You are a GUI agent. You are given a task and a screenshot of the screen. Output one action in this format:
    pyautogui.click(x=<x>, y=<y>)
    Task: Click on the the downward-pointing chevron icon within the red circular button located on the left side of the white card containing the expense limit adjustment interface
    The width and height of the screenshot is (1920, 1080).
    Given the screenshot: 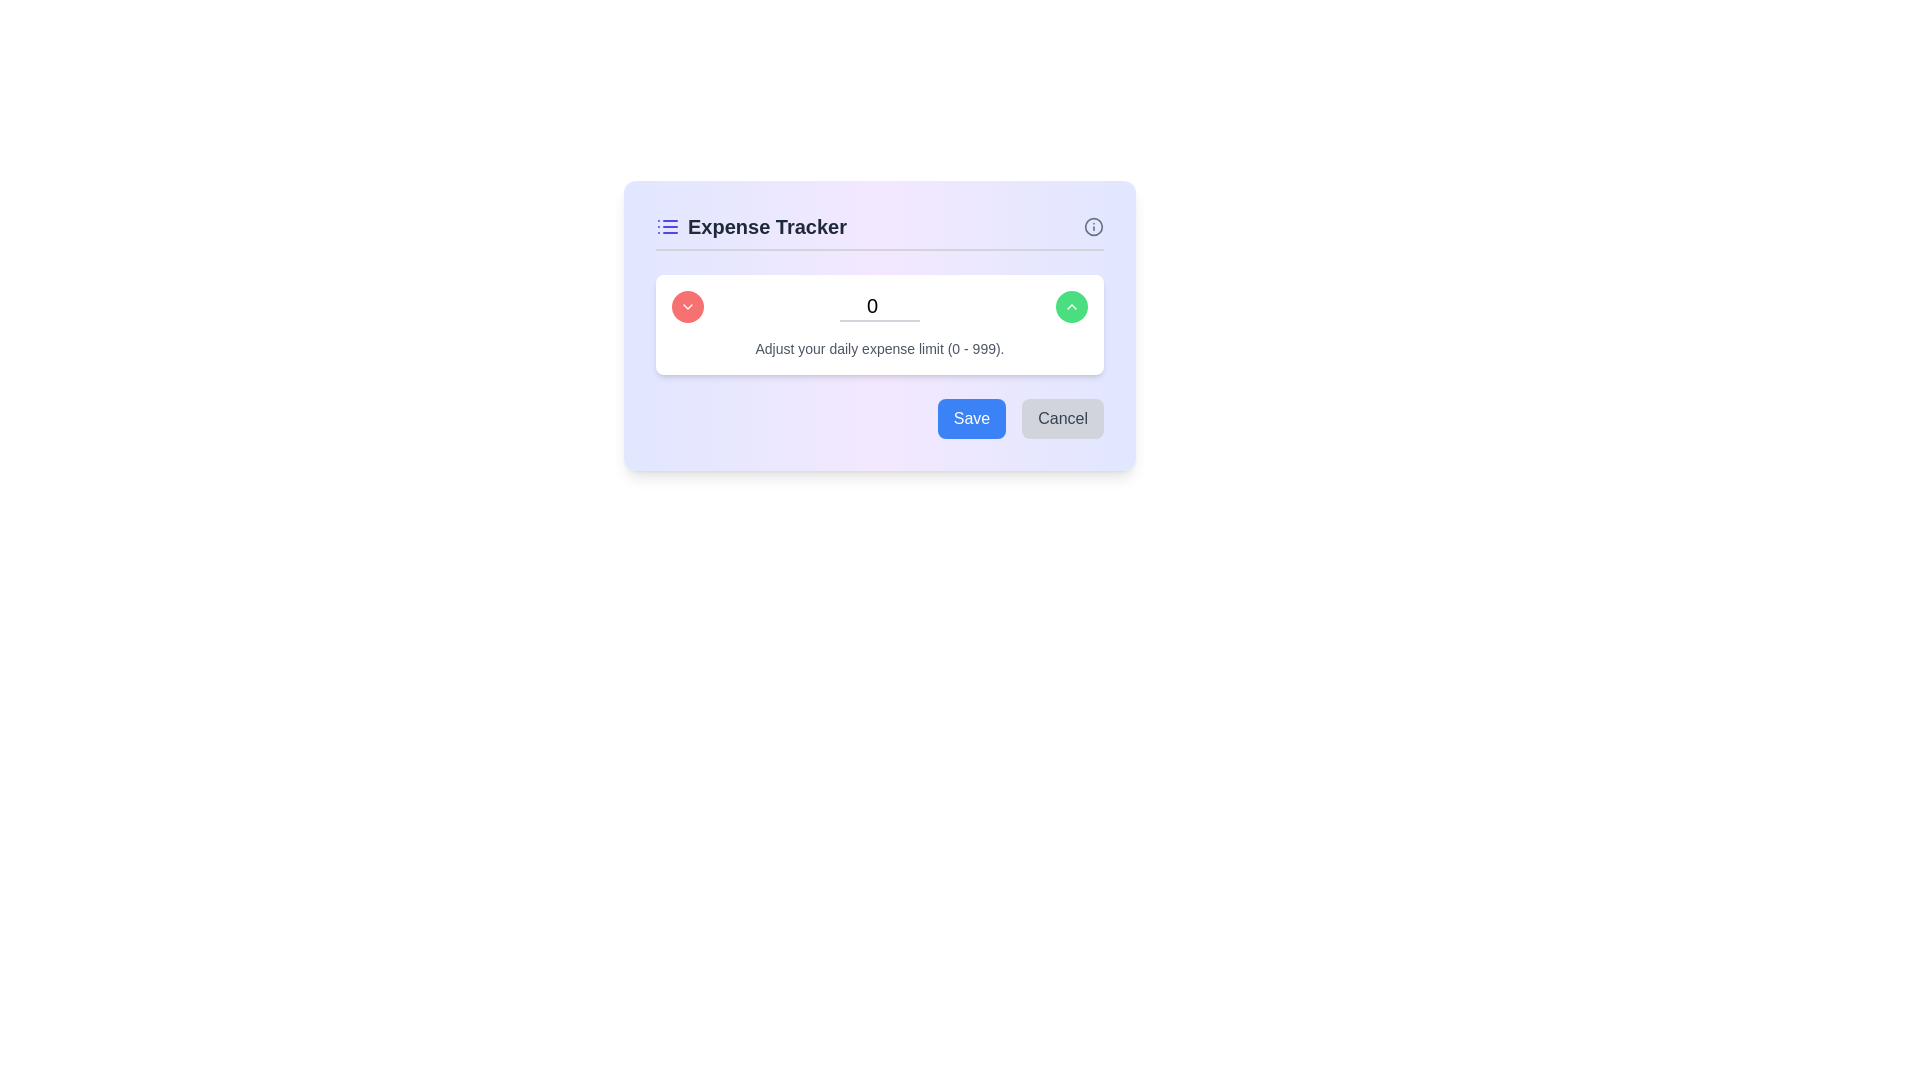 What is the action you would take?
    pyautogui.click(x=687, y=307)
    